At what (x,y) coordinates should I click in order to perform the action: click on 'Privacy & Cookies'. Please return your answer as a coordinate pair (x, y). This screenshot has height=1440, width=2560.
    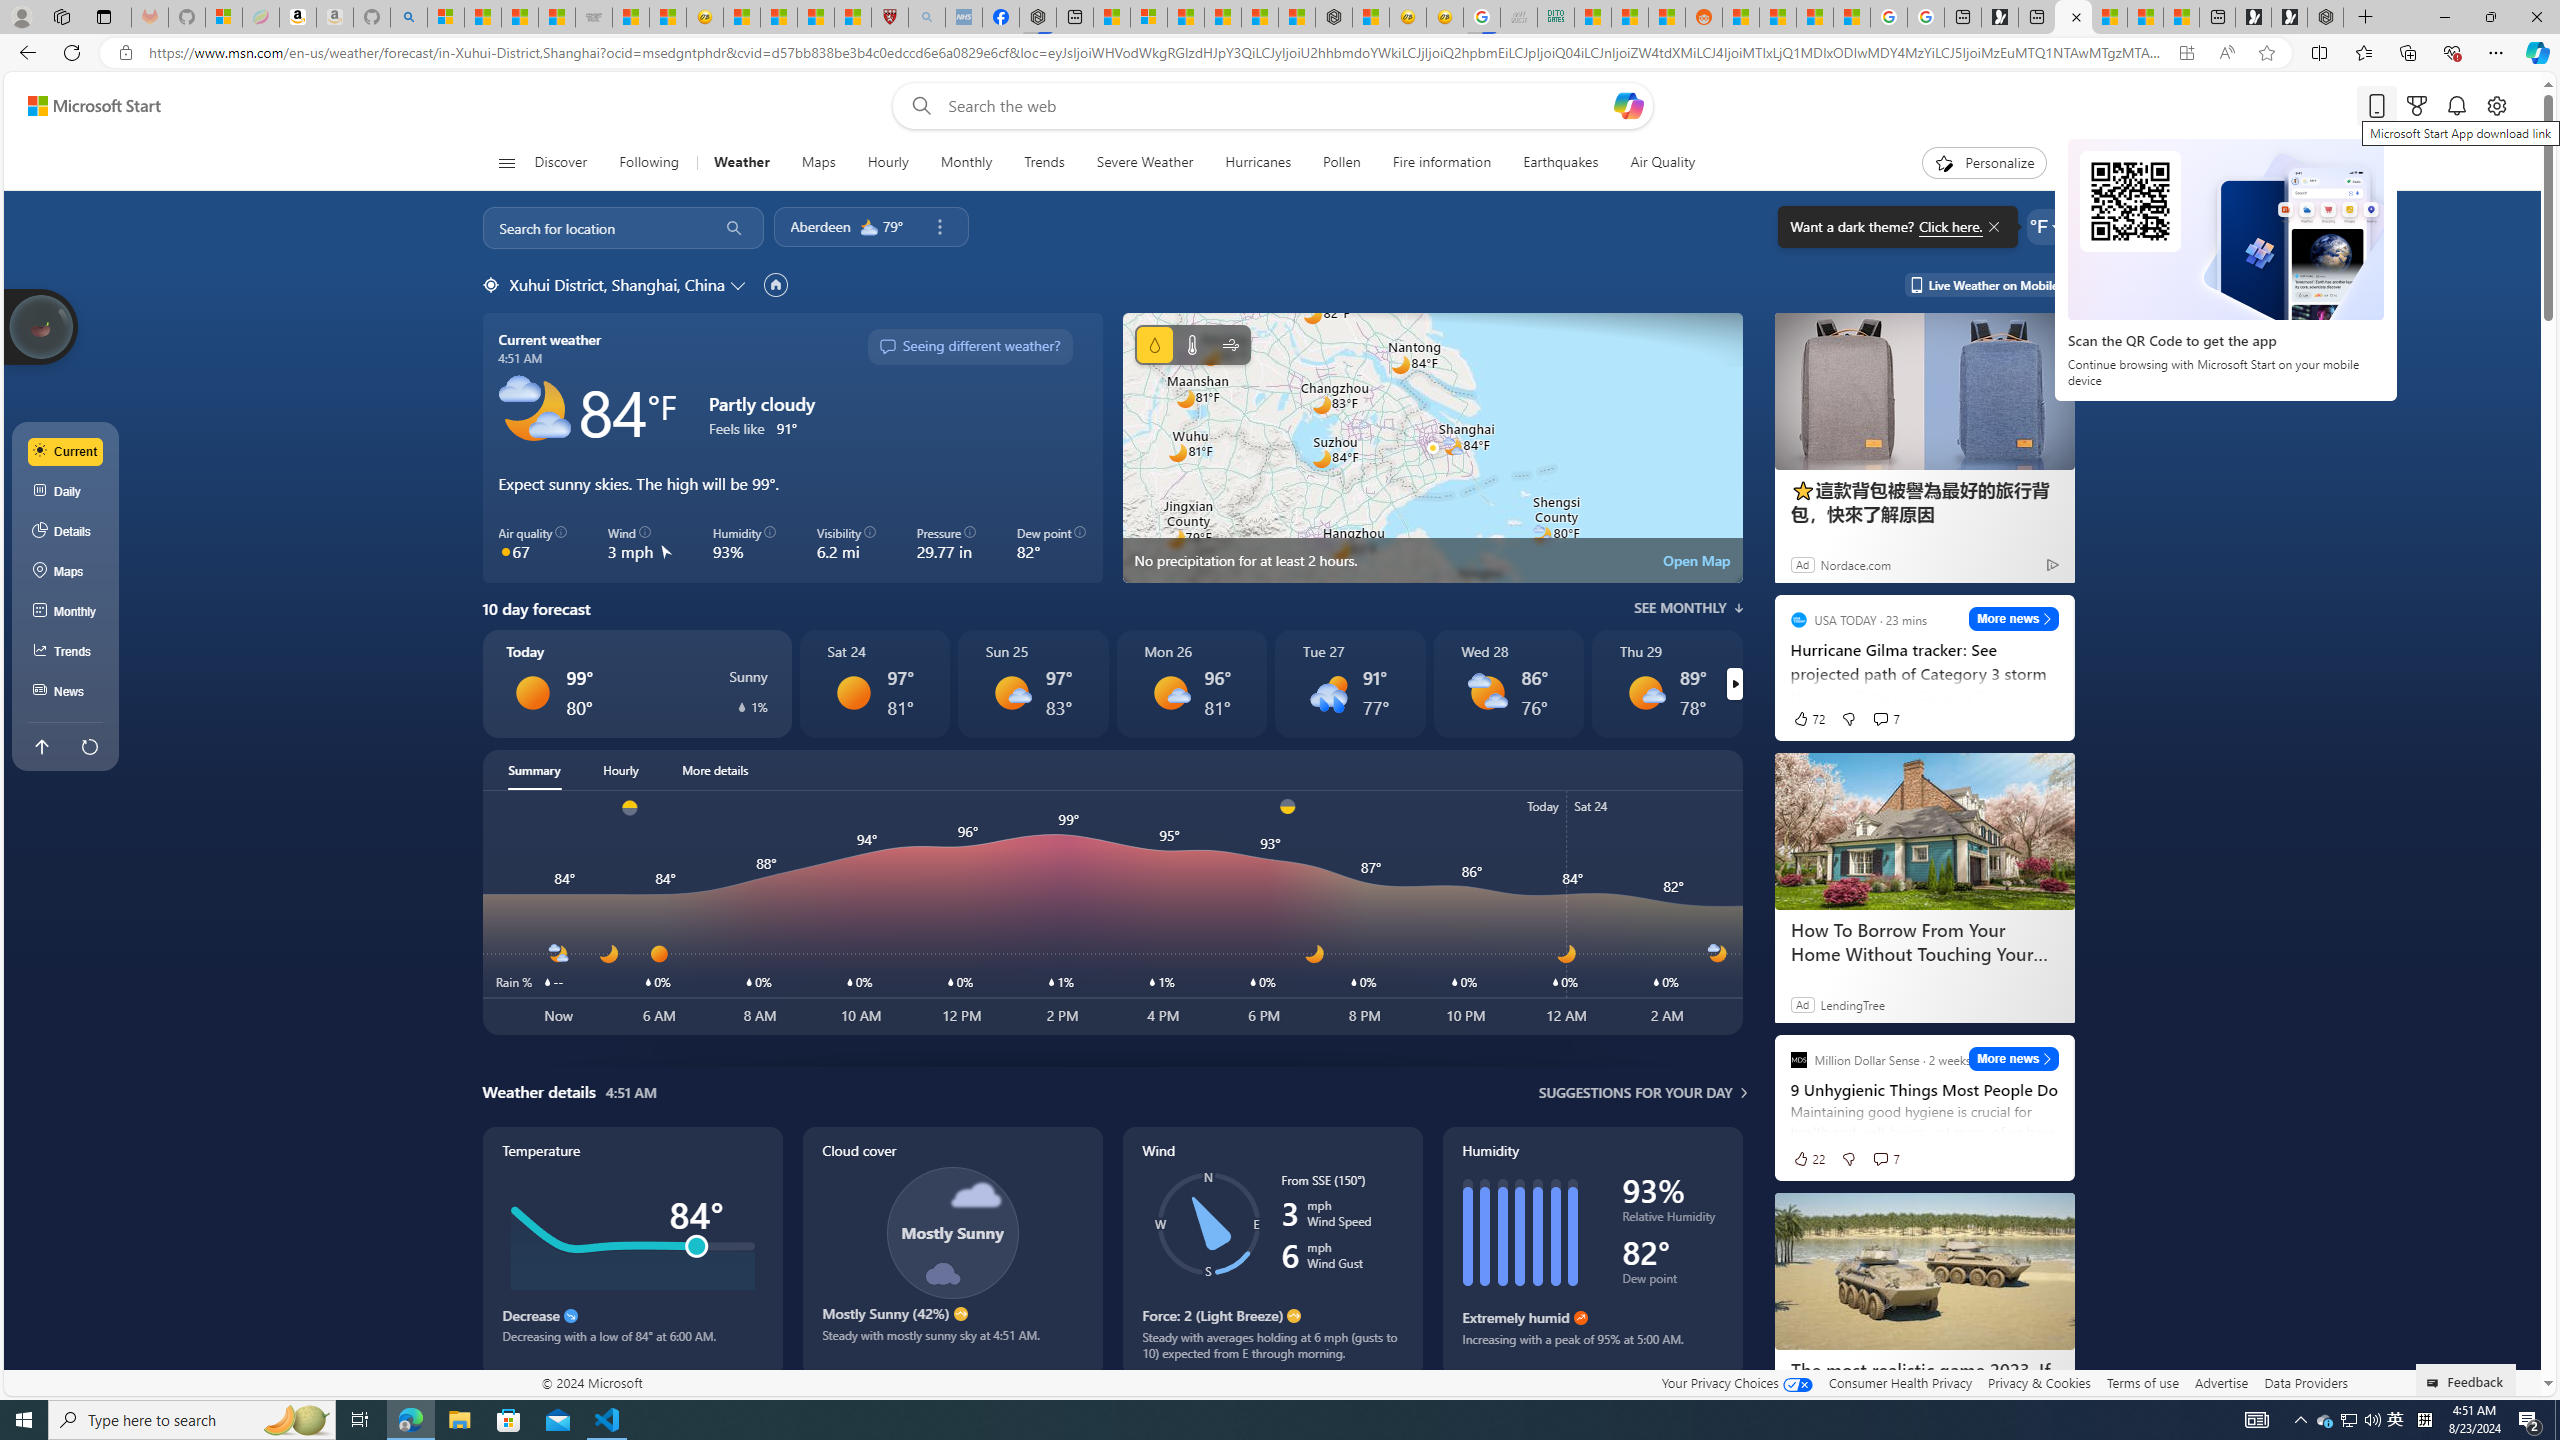
    Looking at the image, I should click on (2039, 1382).